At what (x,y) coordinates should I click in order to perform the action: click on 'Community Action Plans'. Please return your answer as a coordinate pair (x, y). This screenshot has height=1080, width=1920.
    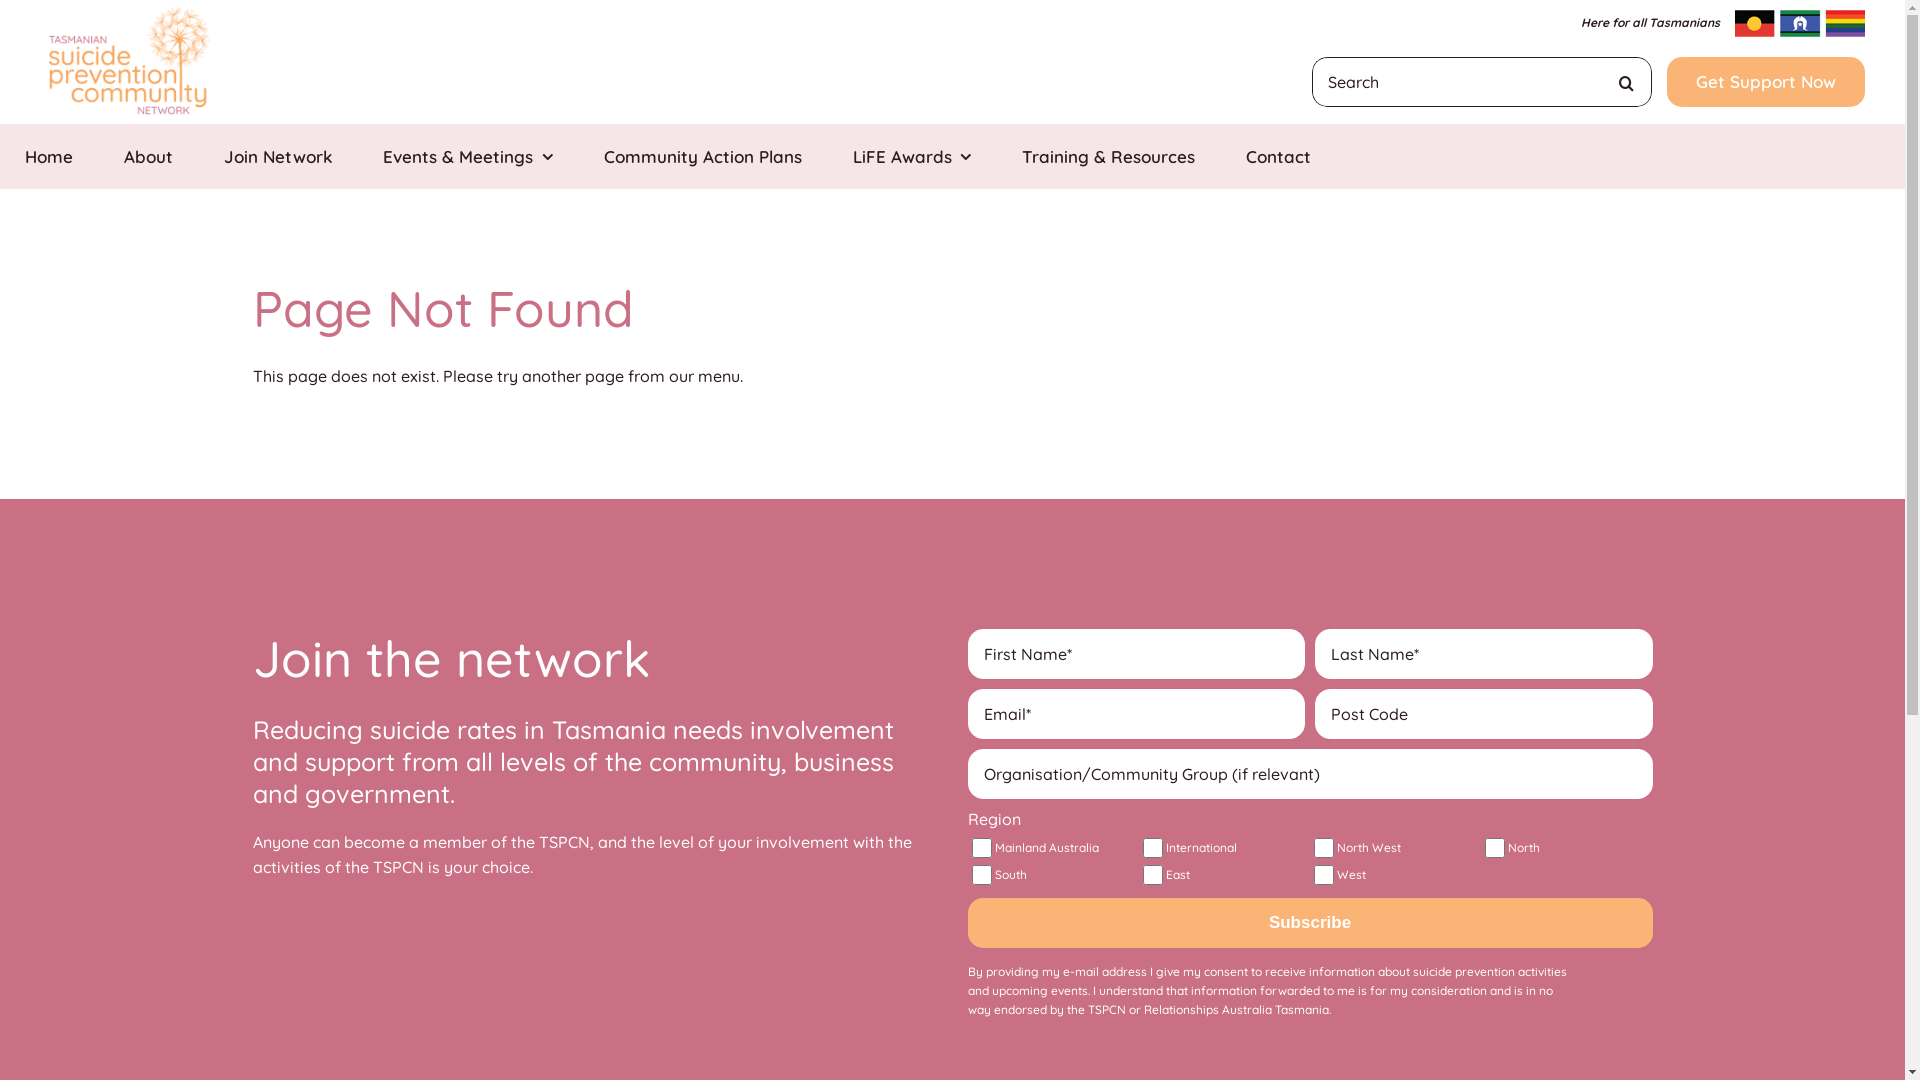
    Looking at the image, I should click on (701, 155).